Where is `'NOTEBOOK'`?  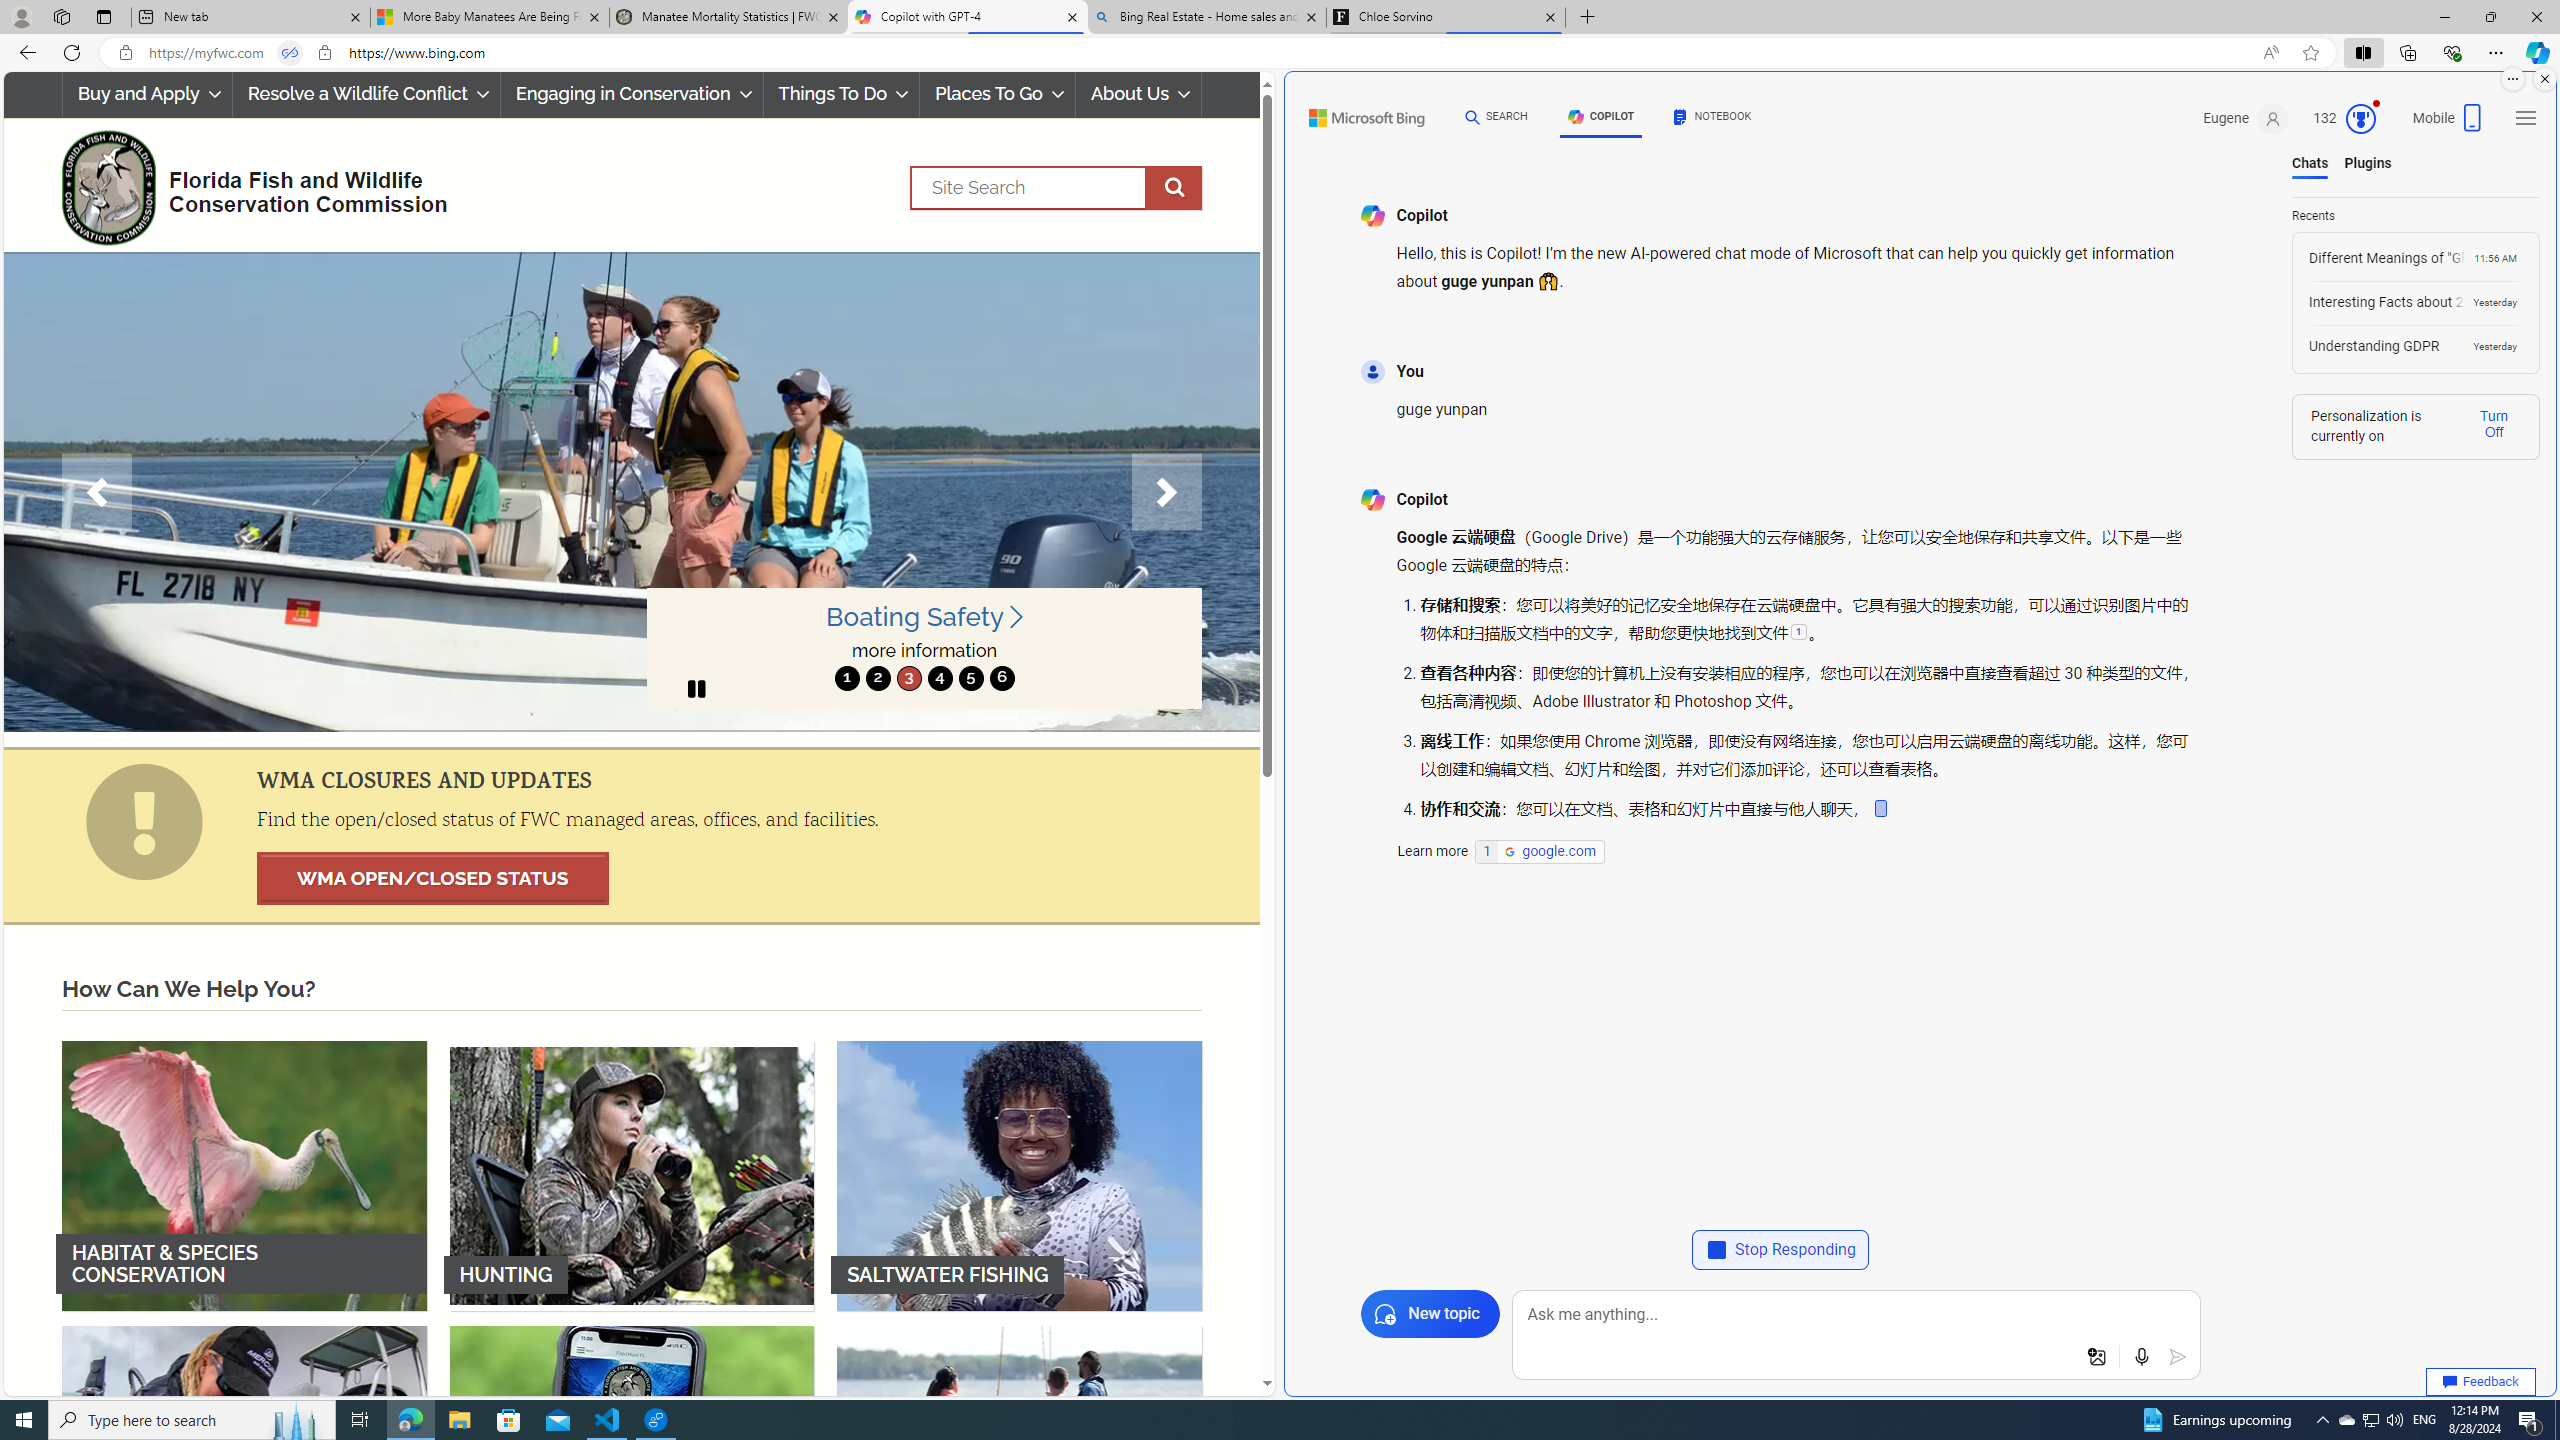 'NOTEBOOK' is located at coordinates (1712, 116).